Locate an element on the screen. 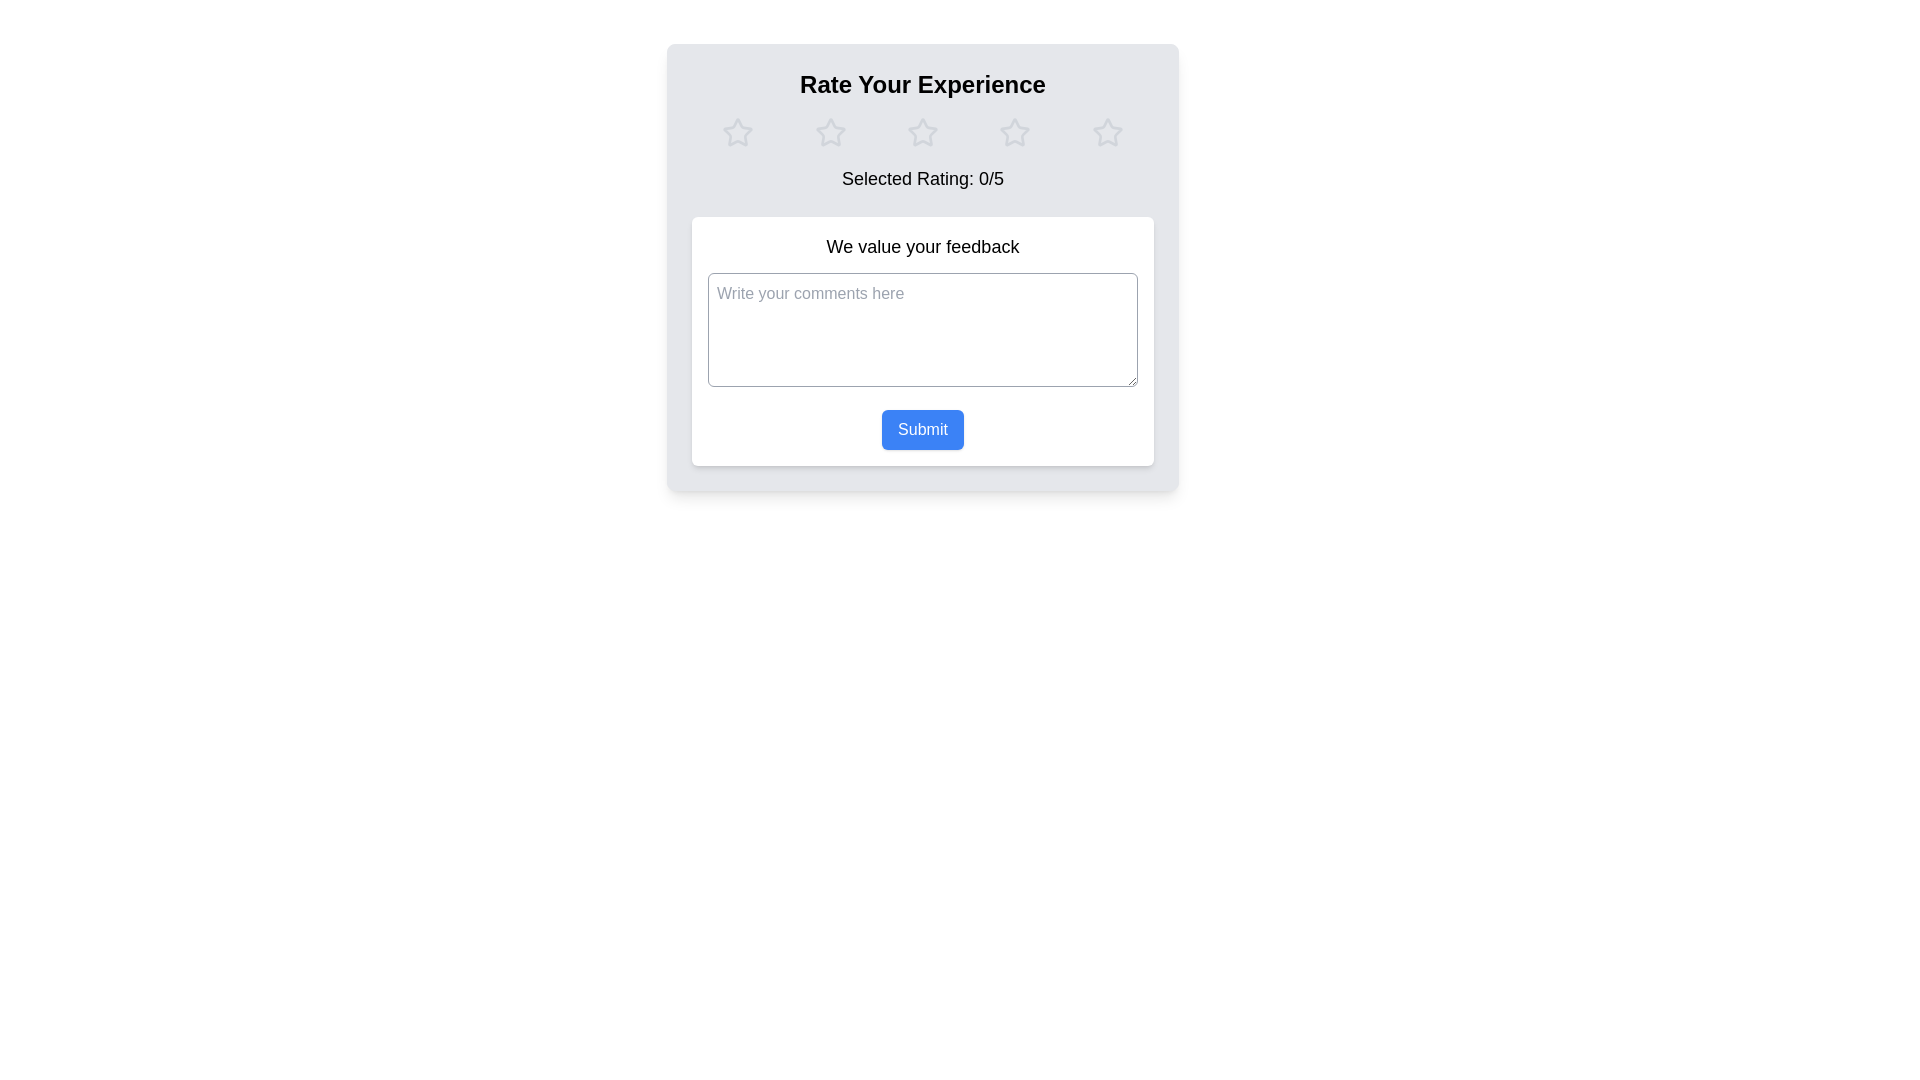 Image resolution: width=1920 pixels, height=1080 pixels. the 'Submit' button, which is a rectangular button with rounded corners, blue background, and white text, located below the multiline text area in the feedback form is located at coordinates (920, 428).